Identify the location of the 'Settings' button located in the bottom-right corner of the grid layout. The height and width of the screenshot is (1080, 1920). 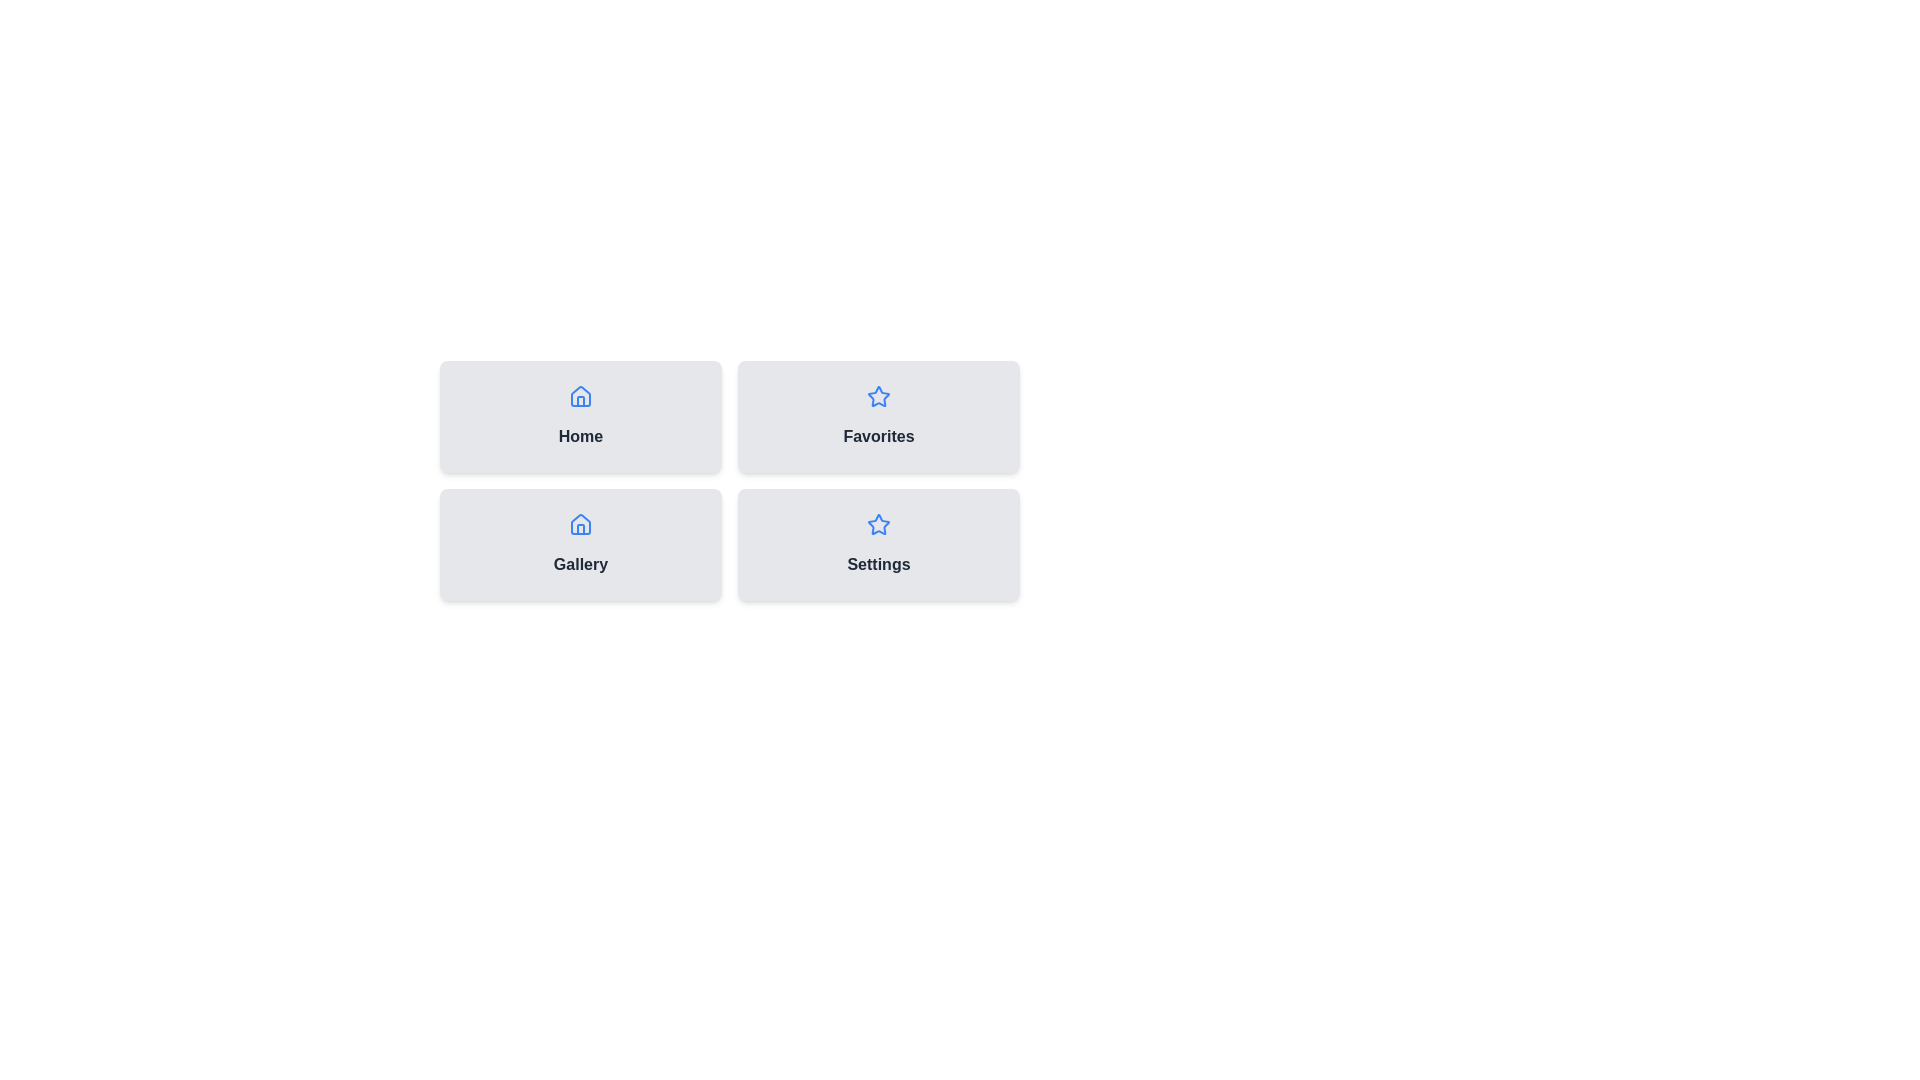
(878, 544).